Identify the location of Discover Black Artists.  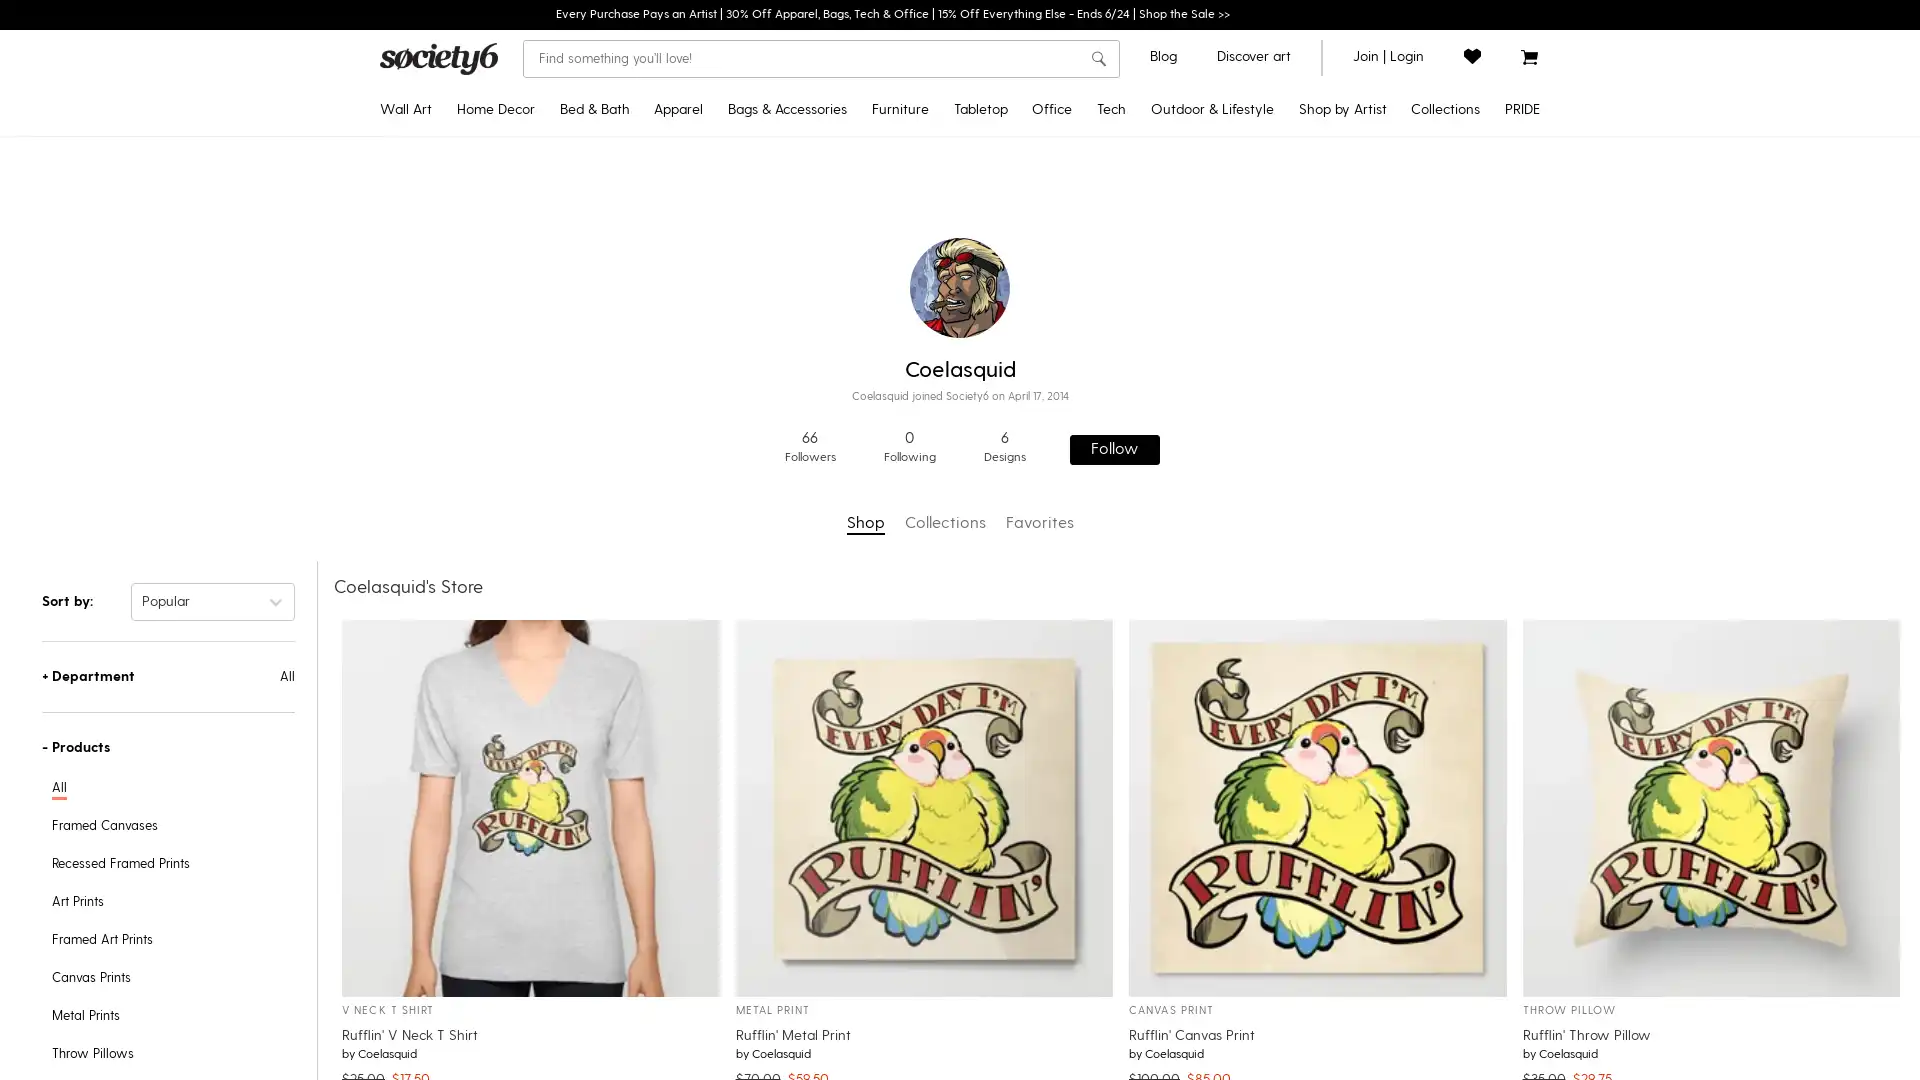
(1371, 257).